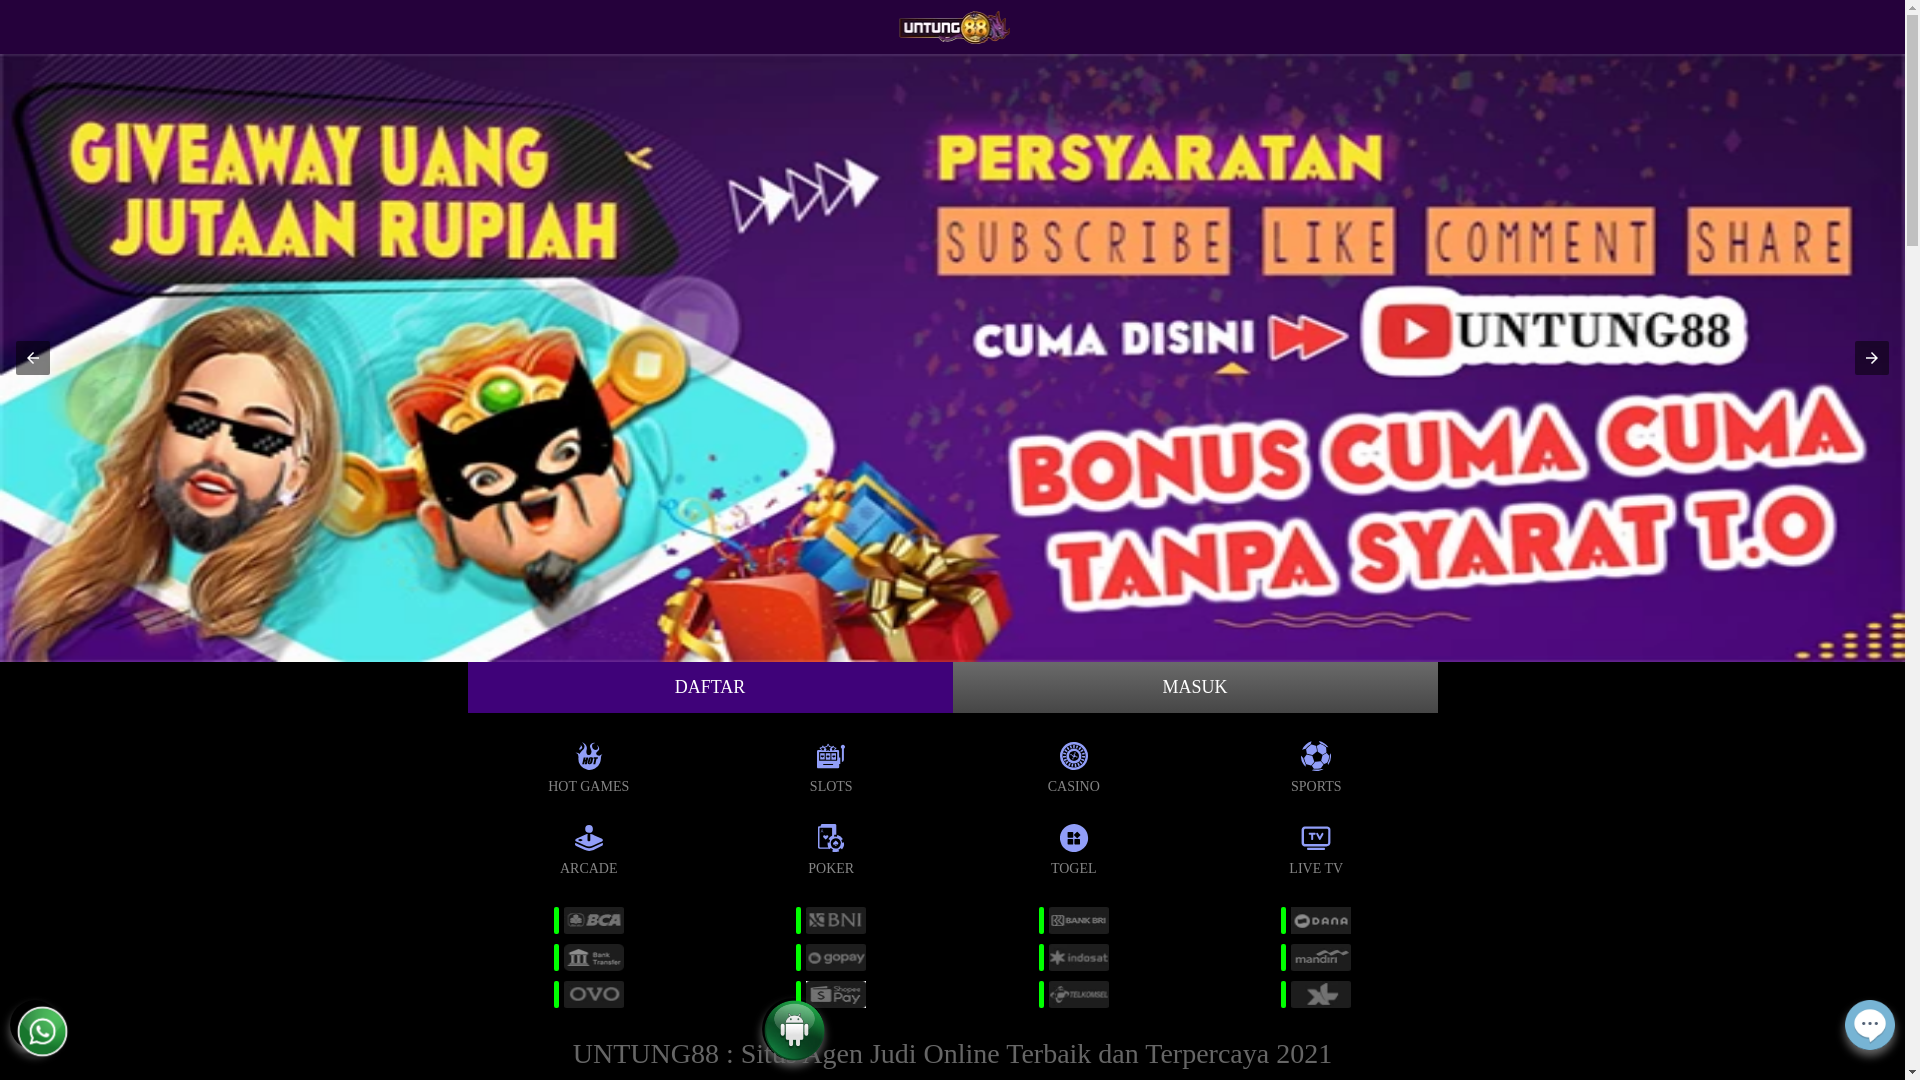 This screenshot has height=1080, width=1920. Describe the element at coordinates (710, 686) in the screenshot. I see `'DAFTAR'` at that location.